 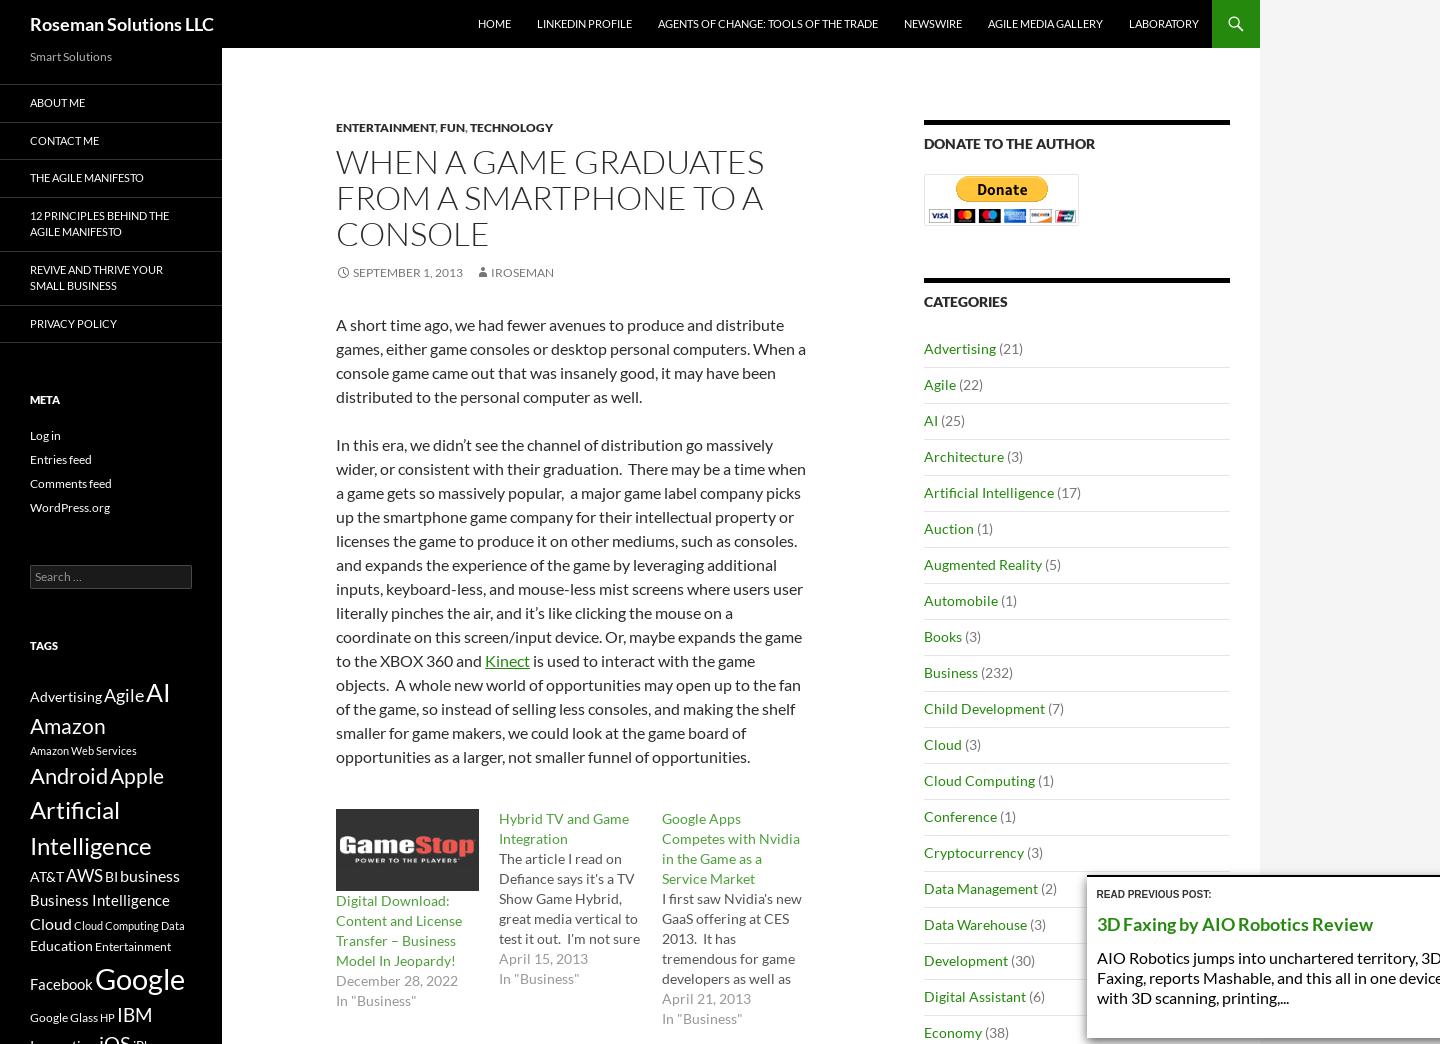 What do you see at coordinates (64, 138) in the screenshot?
I see `'Contact Me'` at bounding box center [64, 138].